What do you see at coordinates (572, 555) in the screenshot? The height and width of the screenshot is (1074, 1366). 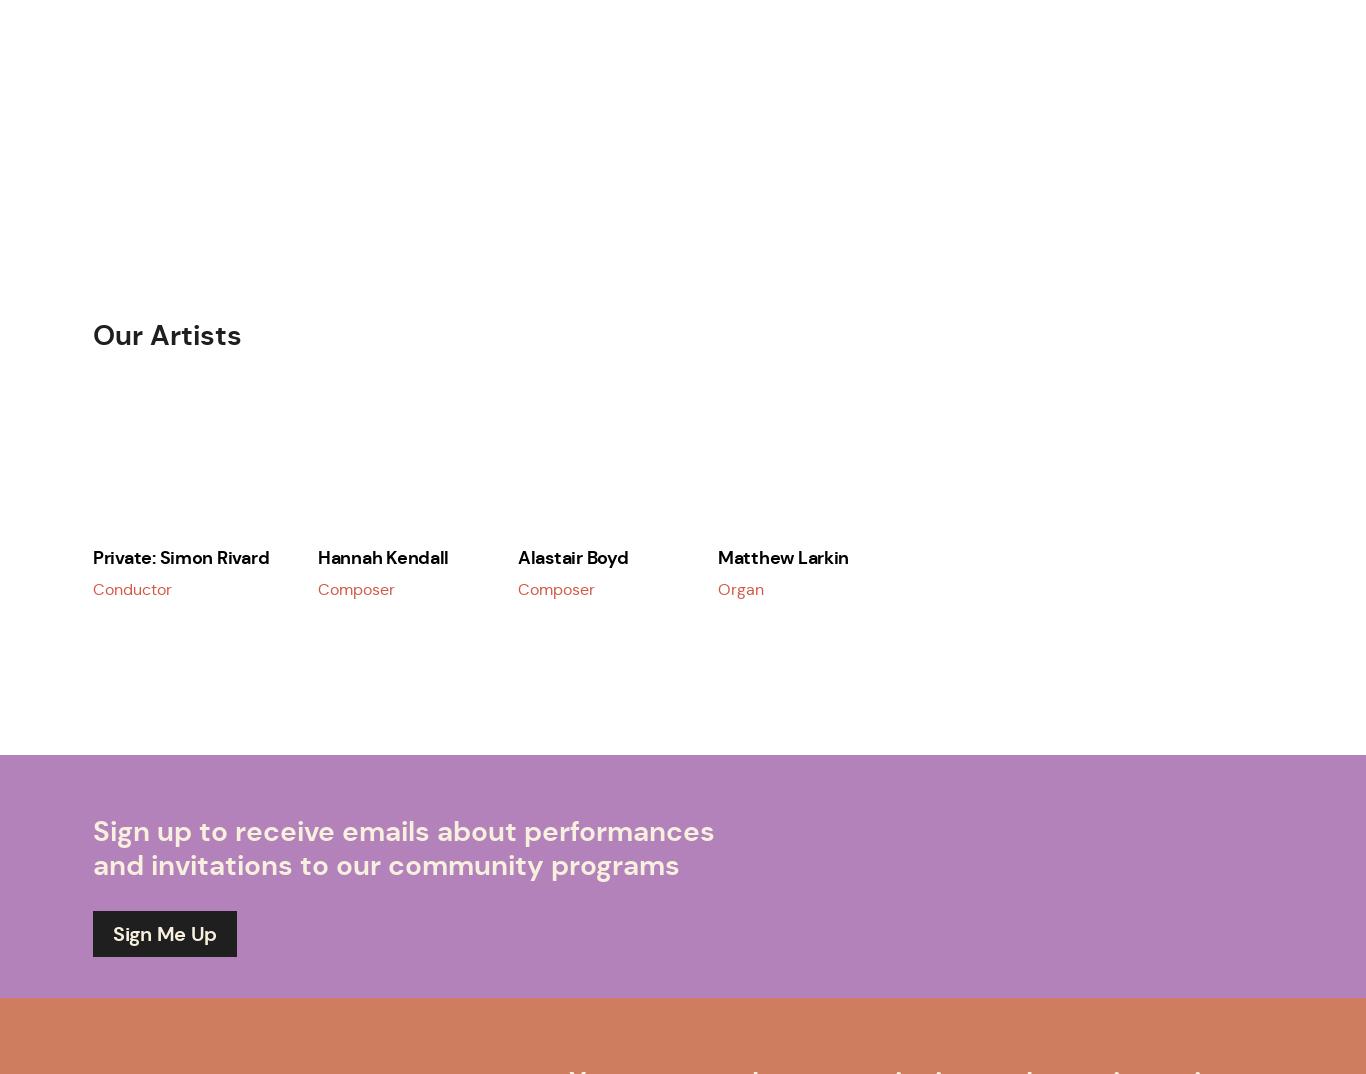 I see `'Alastair Boyd'` at bounding box center [572, 555].